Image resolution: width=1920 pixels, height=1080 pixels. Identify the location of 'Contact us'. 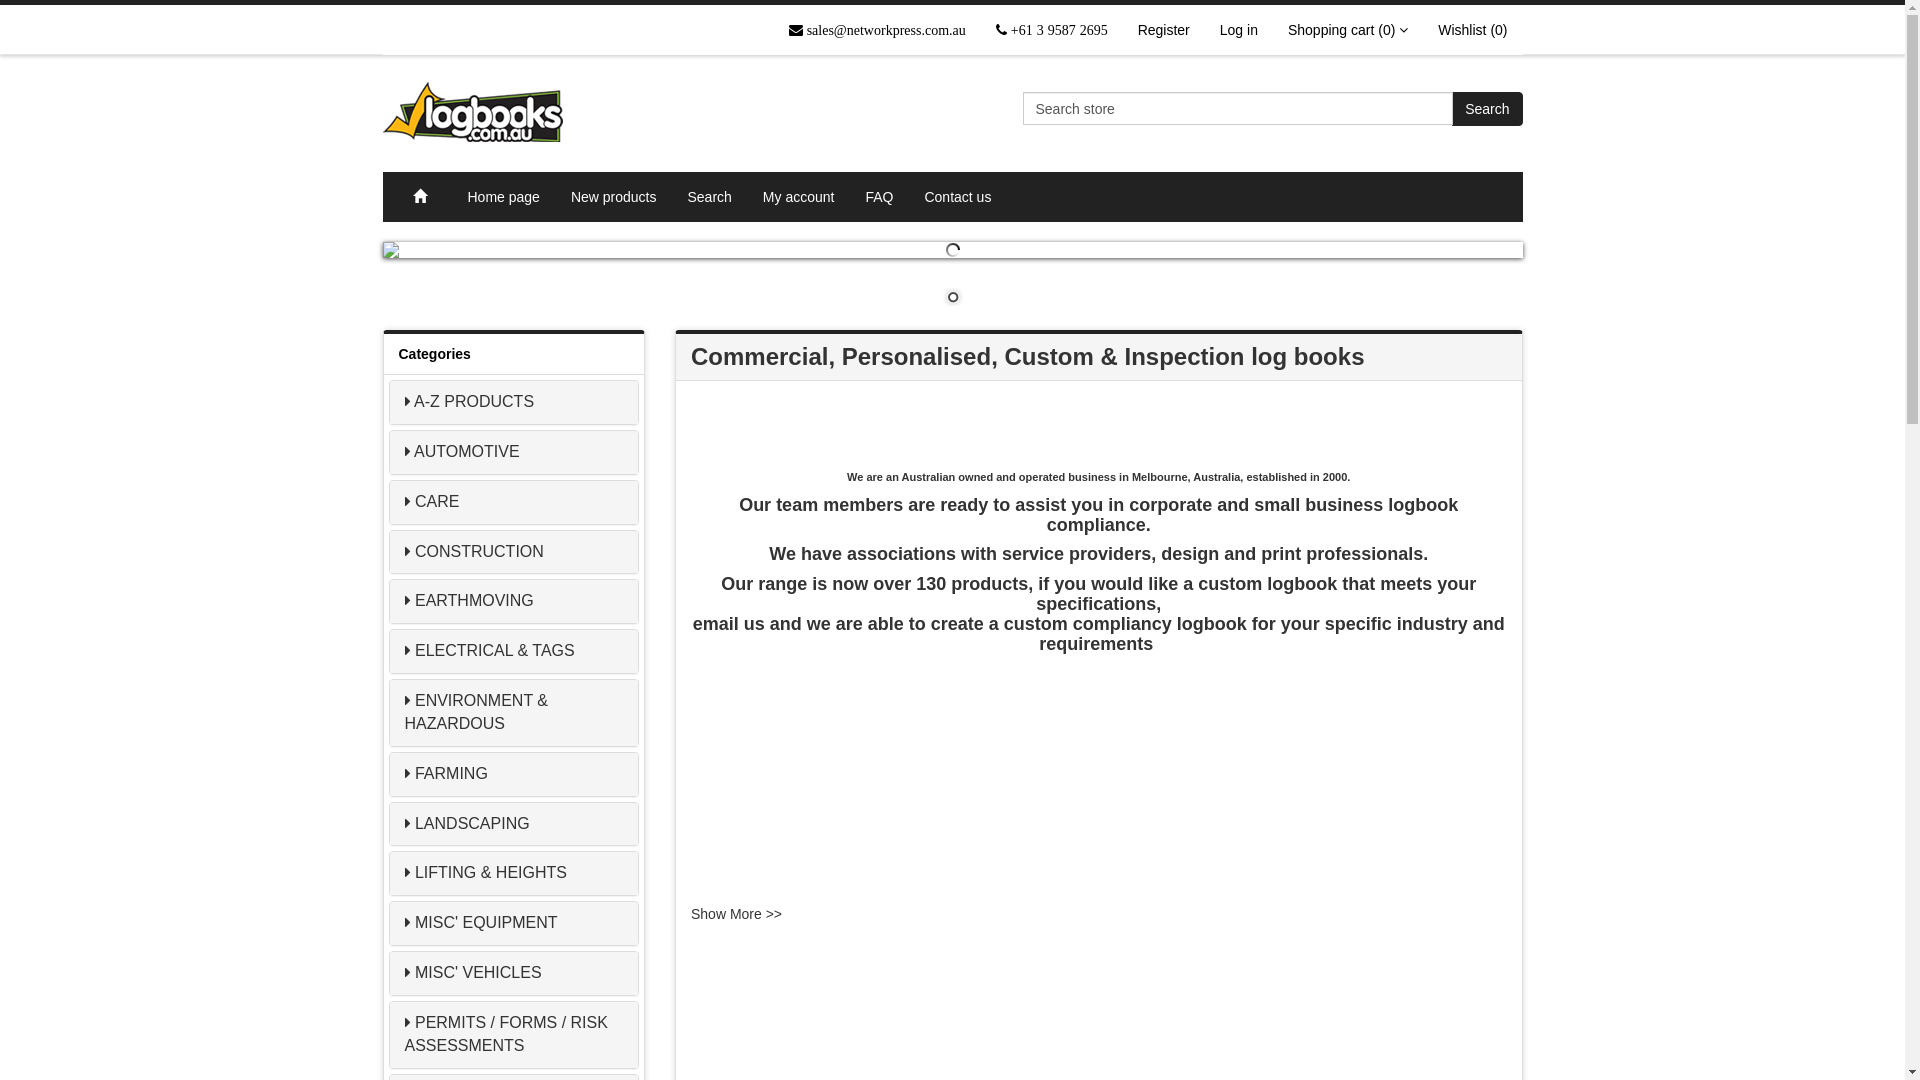
(907, 196).